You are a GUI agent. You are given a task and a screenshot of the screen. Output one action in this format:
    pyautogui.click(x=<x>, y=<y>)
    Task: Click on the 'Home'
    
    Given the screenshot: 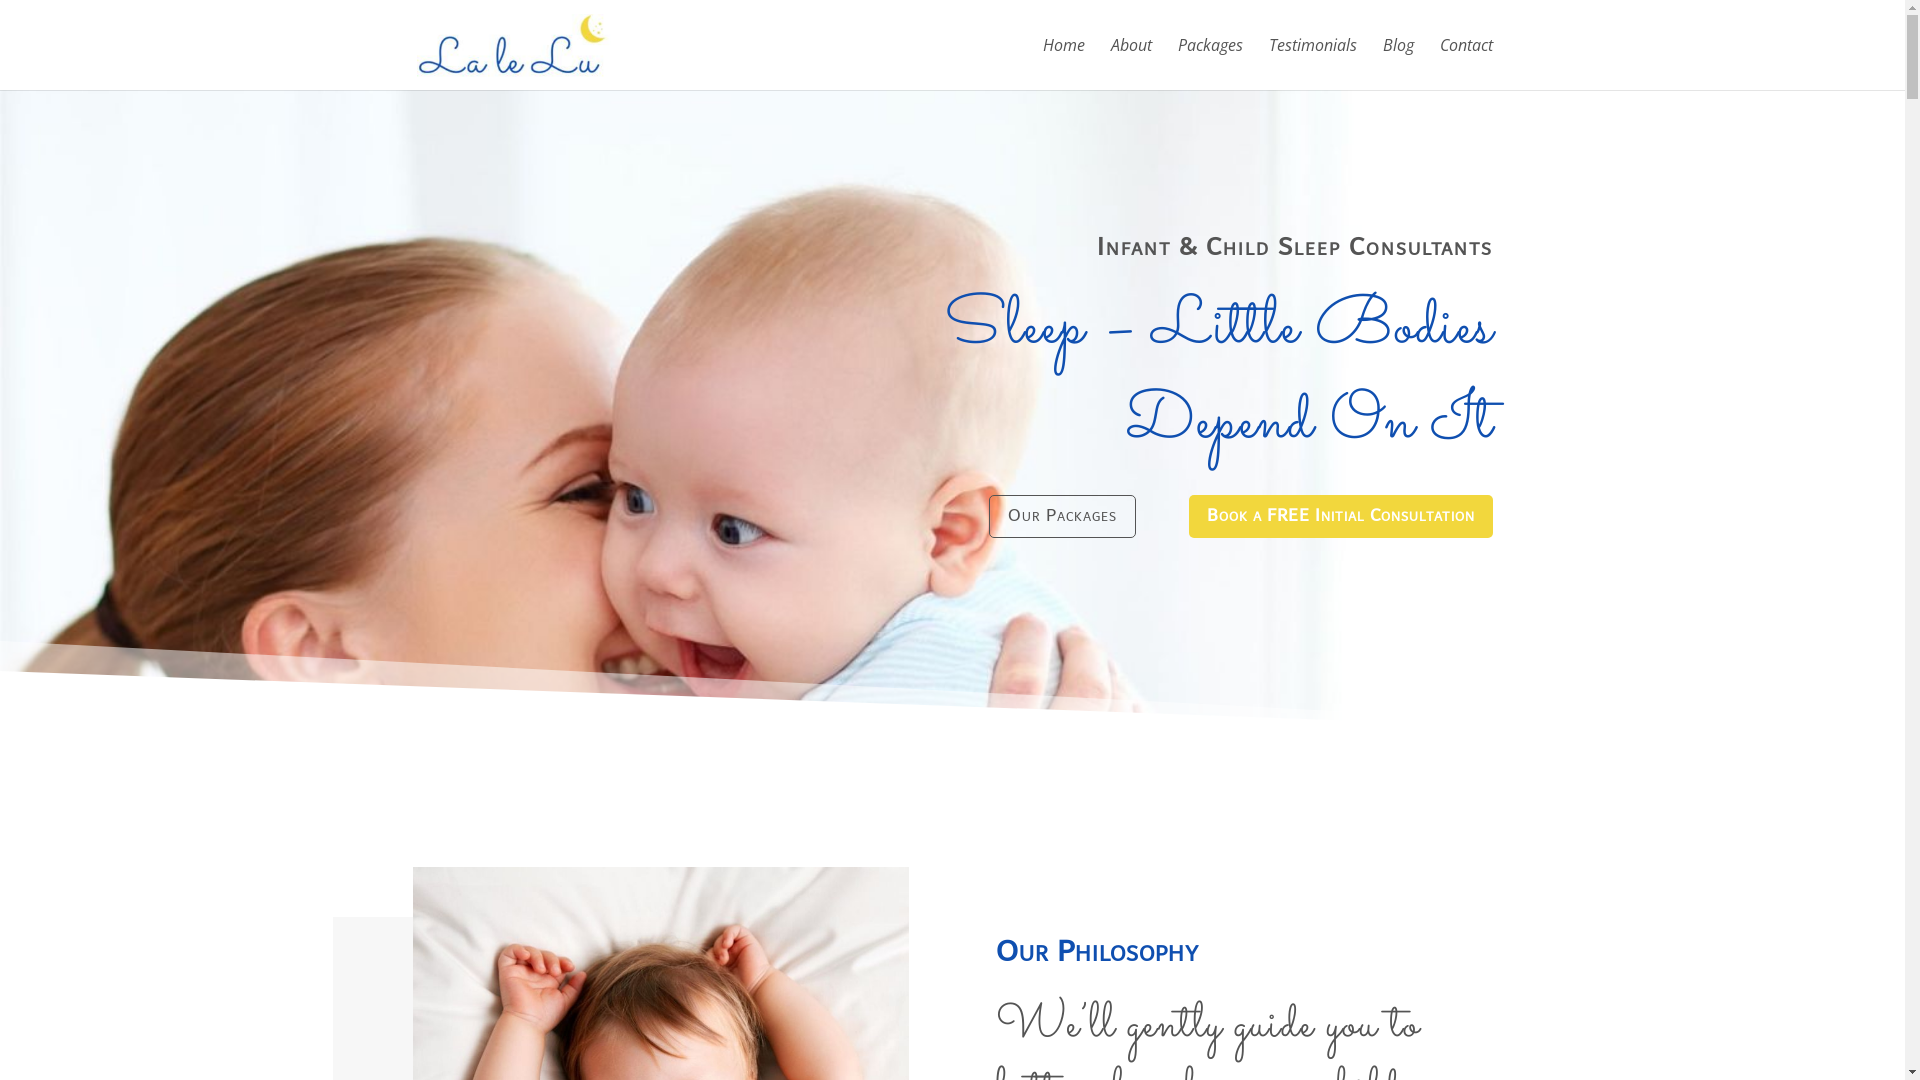 What is the action you would take?
    pyautogui.click(x=1061, y=63)
    